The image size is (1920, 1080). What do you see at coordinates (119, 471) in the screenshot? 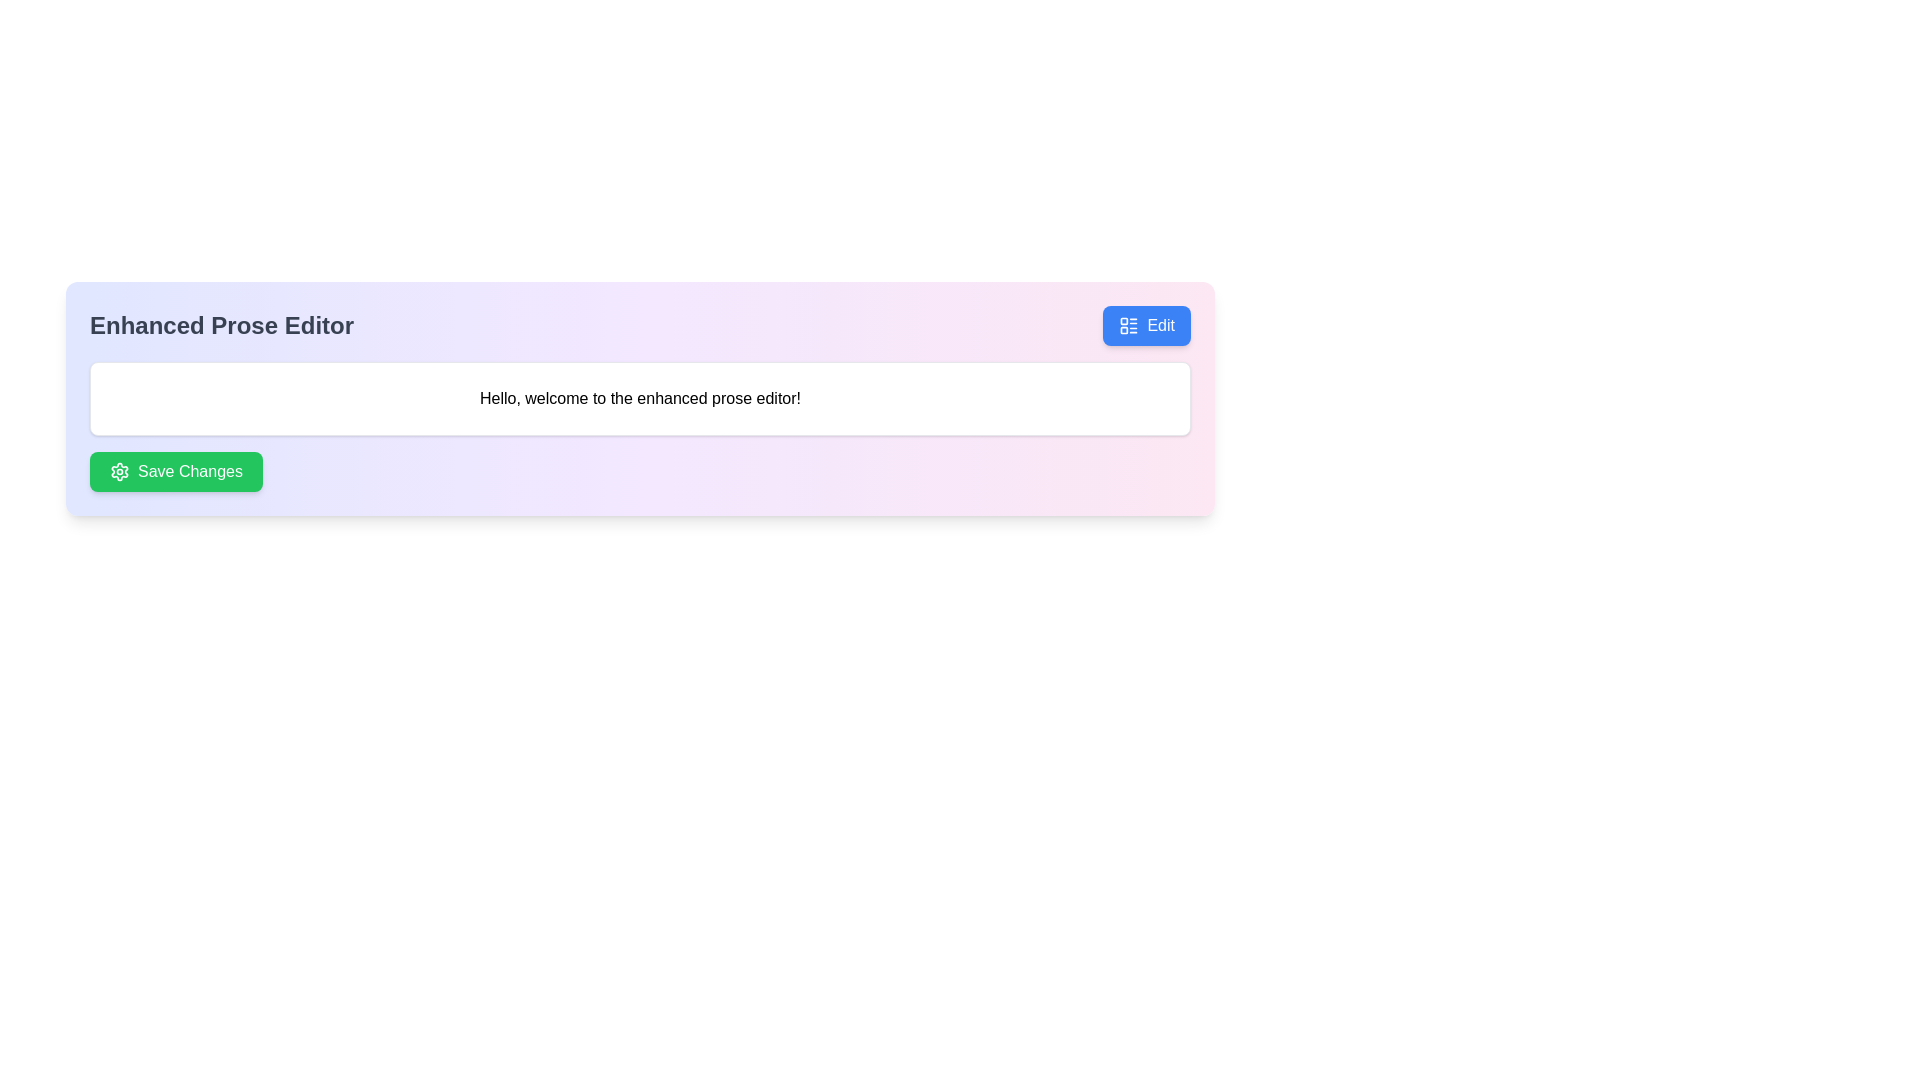
I see `the cogwheel icon embedded within the green button at the bottom left of the panel` at bounding box center [119, 471].